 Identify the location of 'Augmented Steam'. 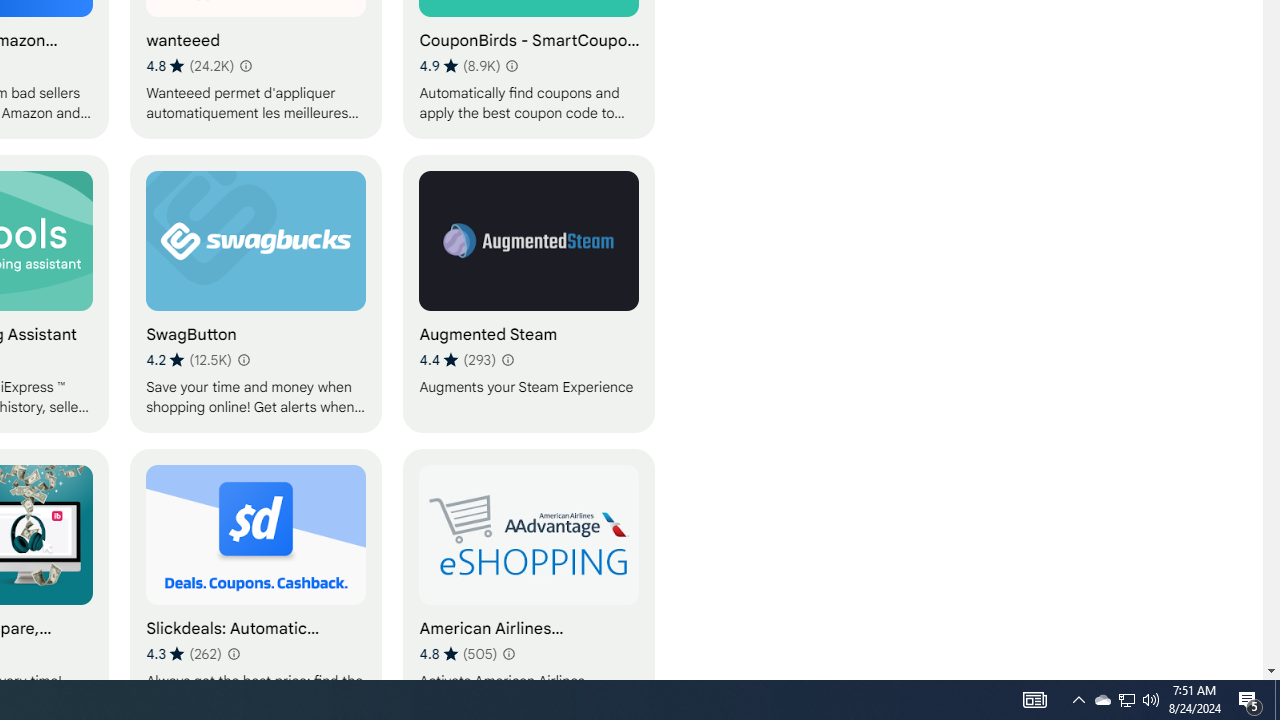
(529, 293).